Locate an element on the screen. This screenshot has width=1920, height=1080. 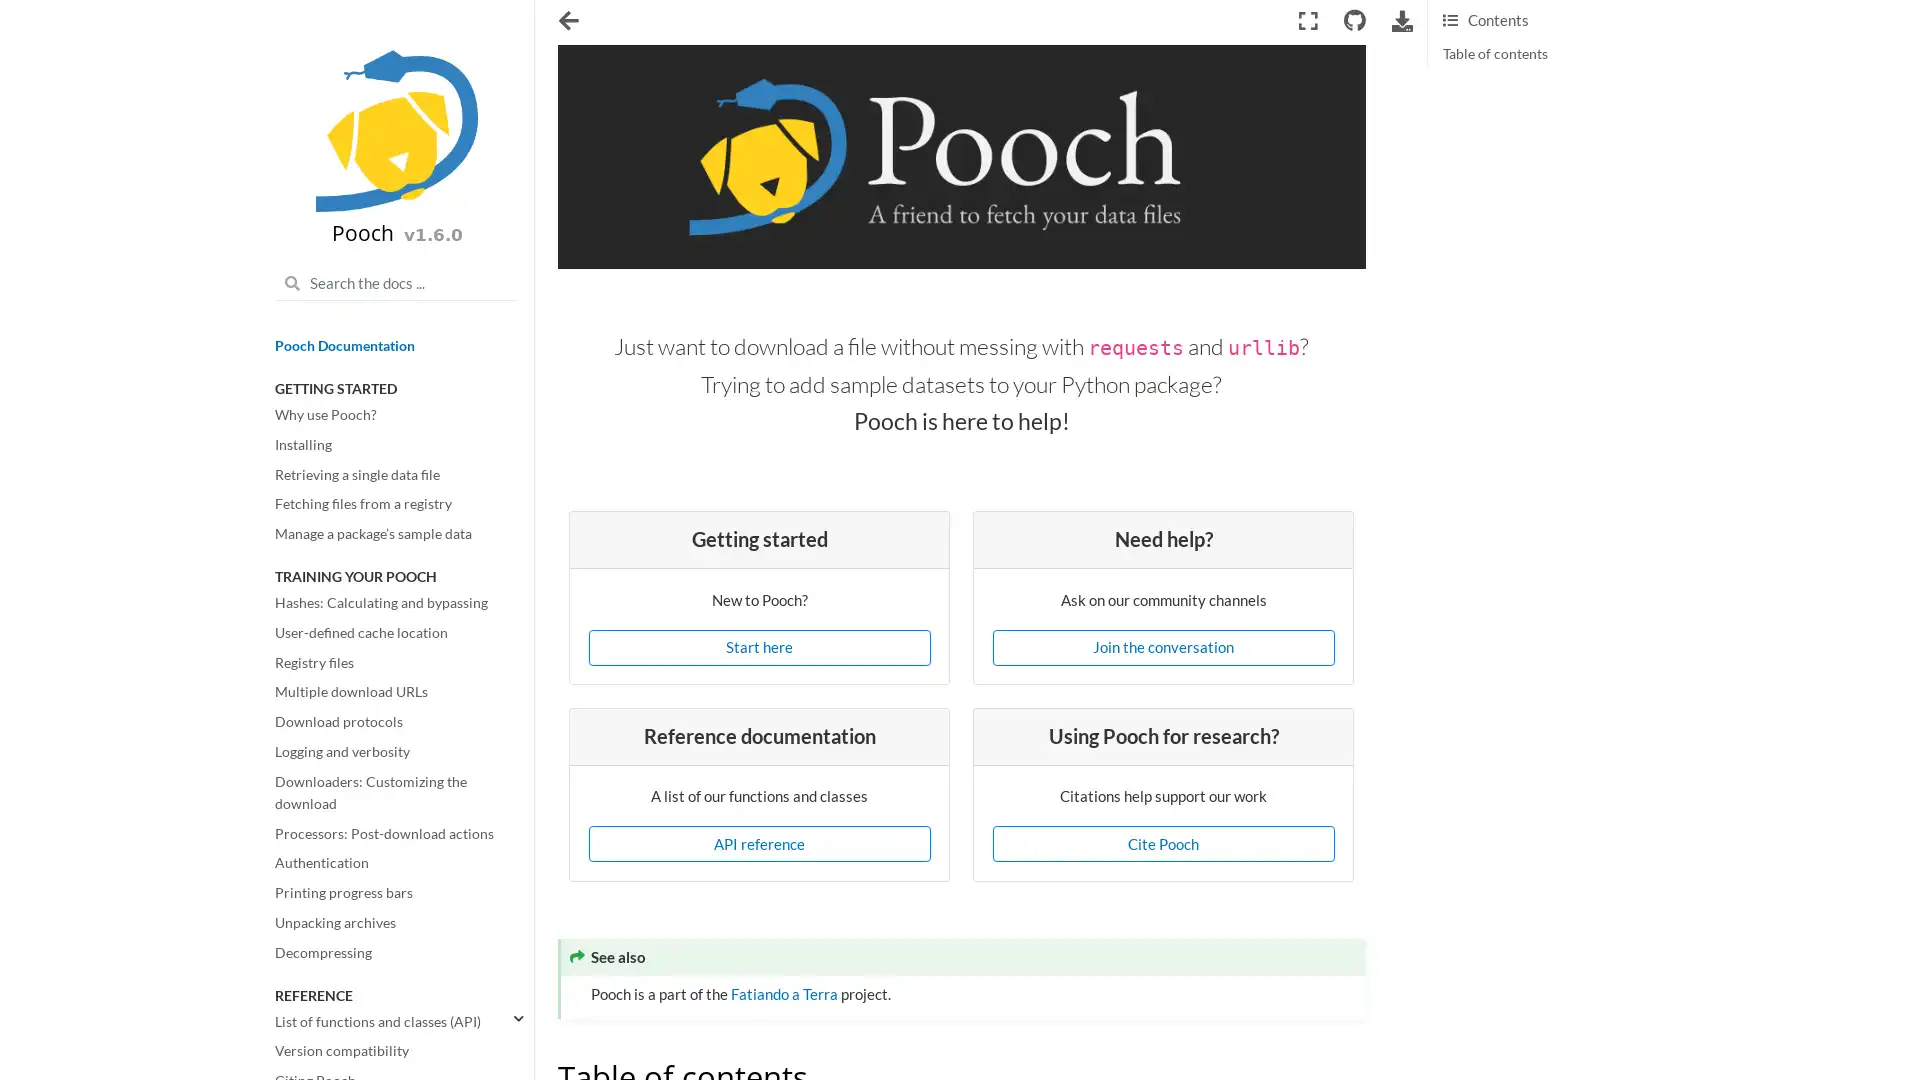
Fullscreen mode is located at coordinates (1307, 20).